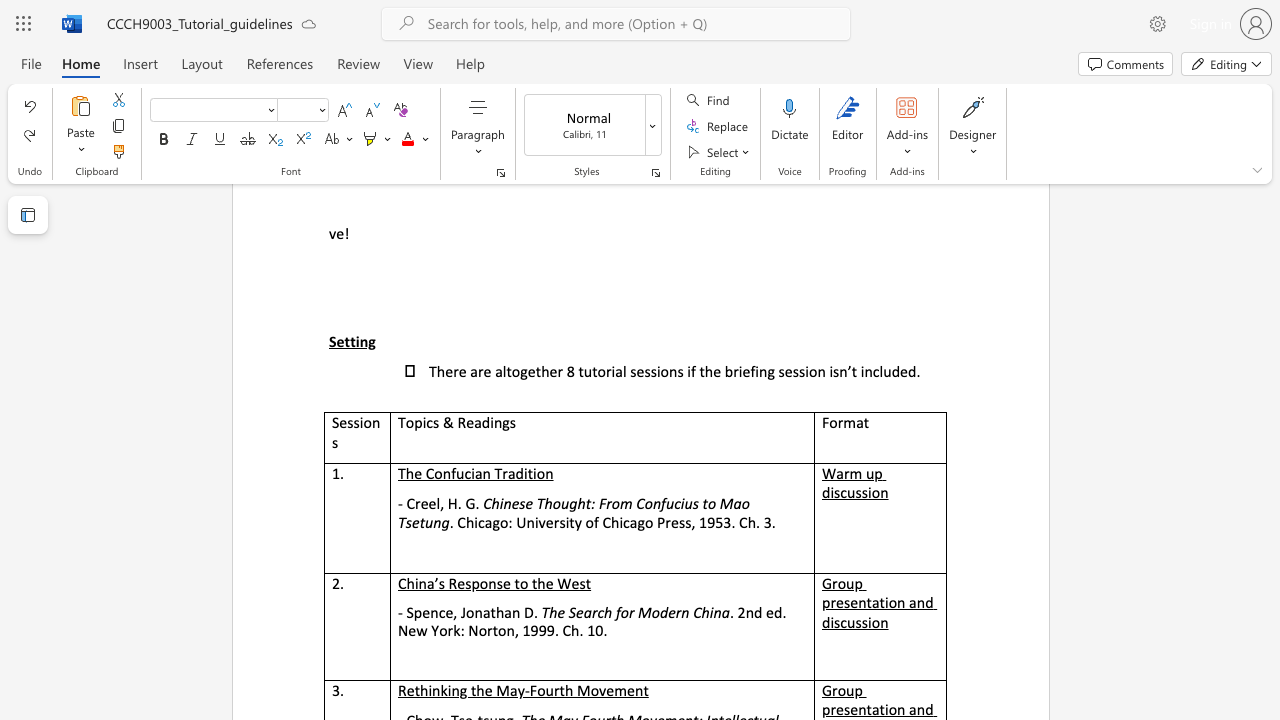 This screenshot has height=720, width=1280. Describe the element at coordinates (854, 583) in the screenshot. I see `the subset text "p pres" within the text "Group presentation and discussion"` at that location.